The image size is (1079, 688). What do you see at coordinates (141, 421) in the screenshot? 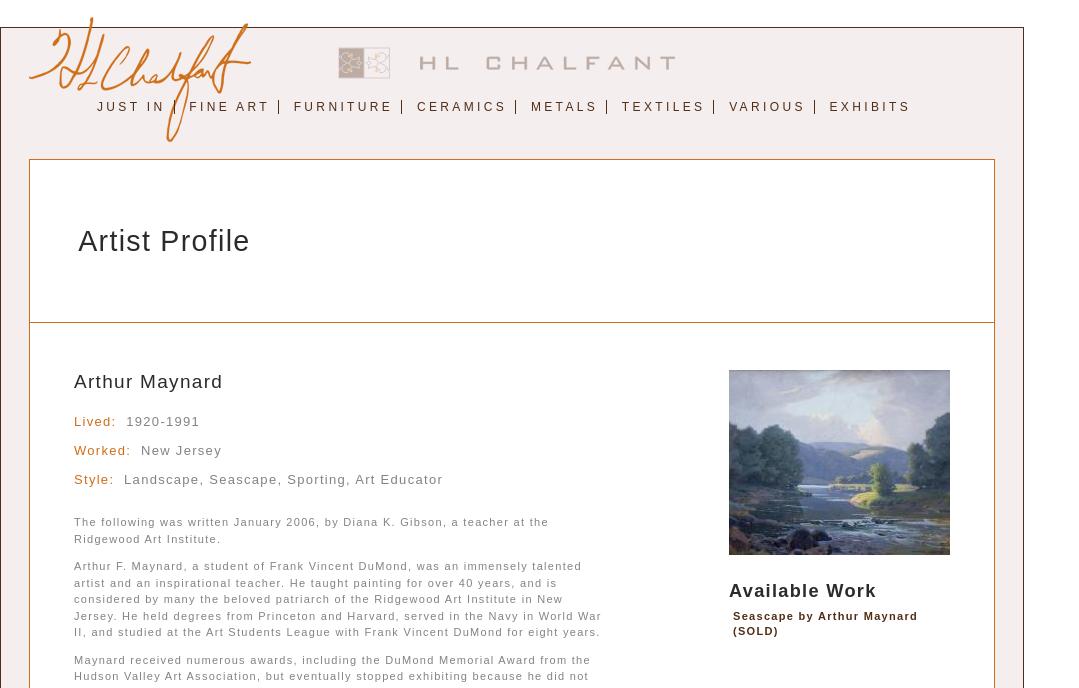
I see `'1920'` at bounding box center [141, 421].